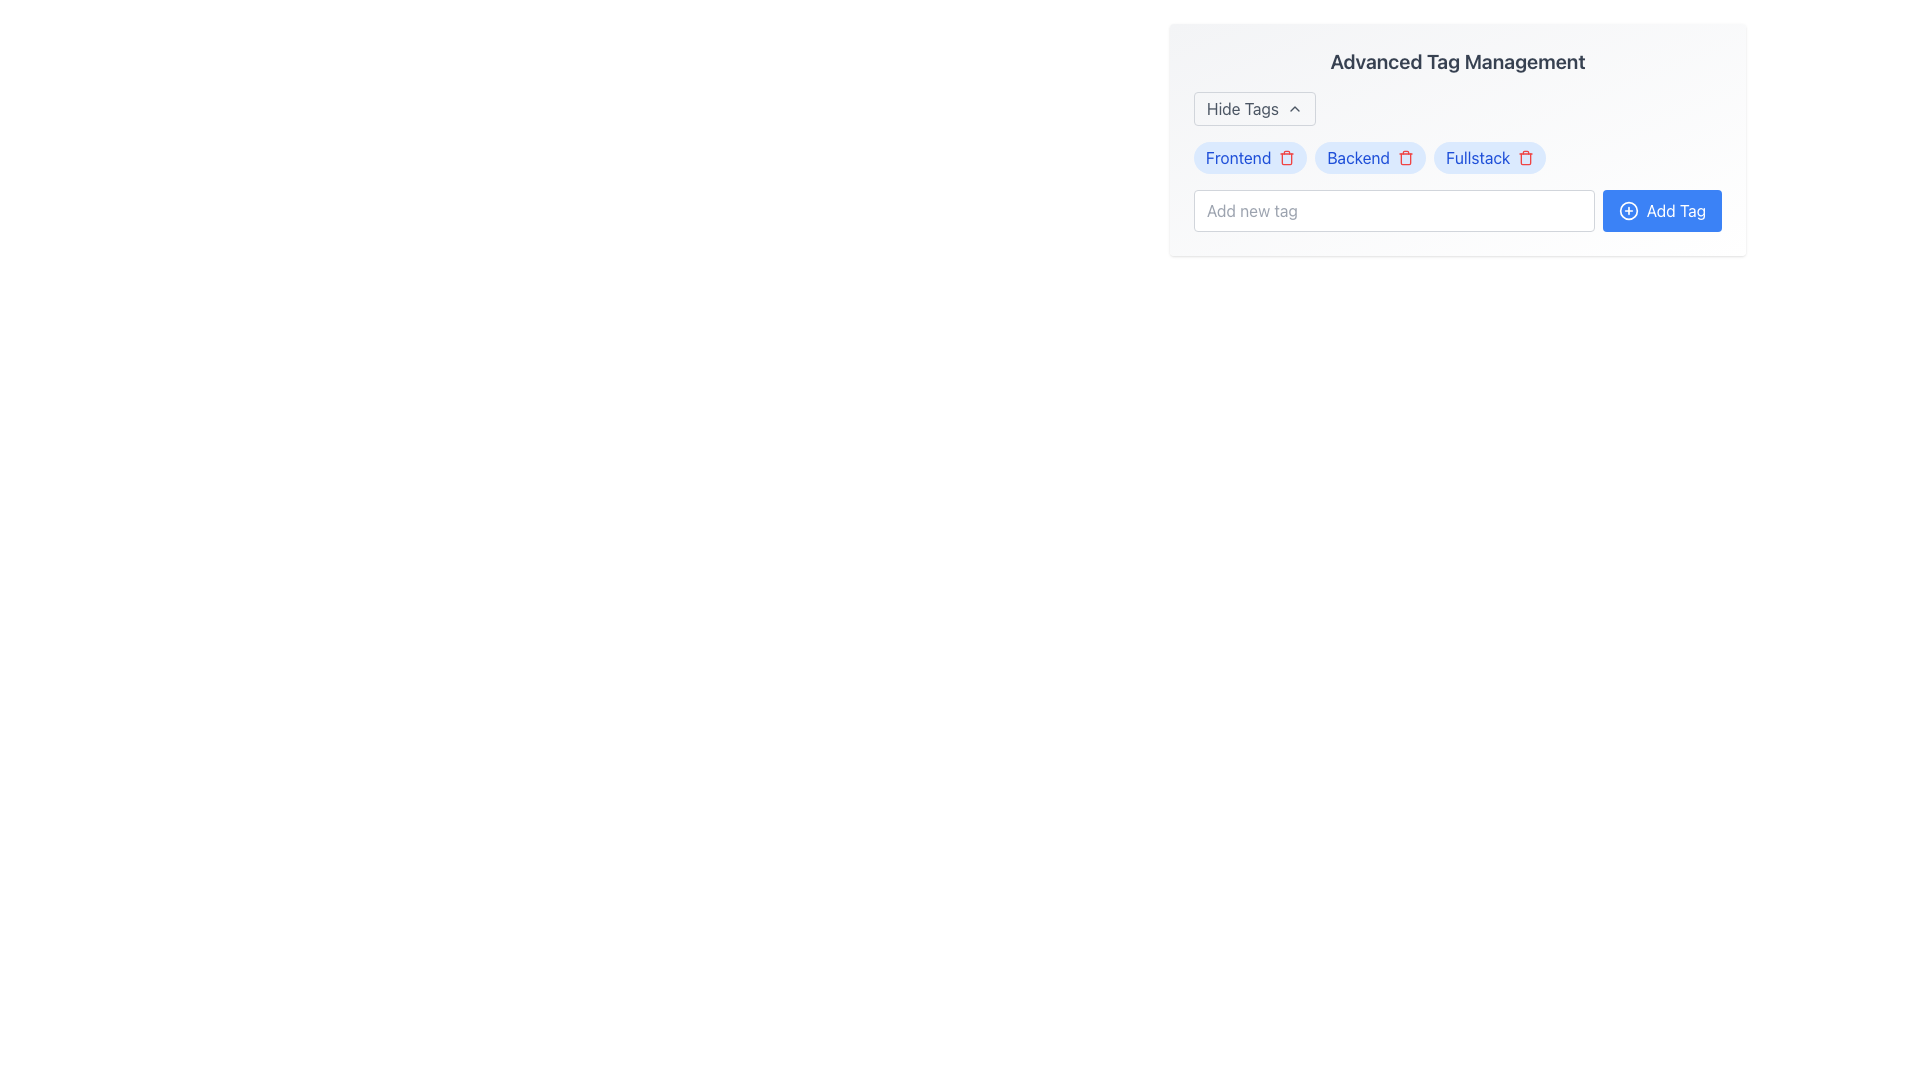 This screenshot has width=1920, height=1080. What do you see at coordinates (1253, 108) in the screenshot?
I see `the toggle button at the top of the 'Advanced Tag Management' section to change the visibility of the displayed tags` at bounding box center [1253, 108].